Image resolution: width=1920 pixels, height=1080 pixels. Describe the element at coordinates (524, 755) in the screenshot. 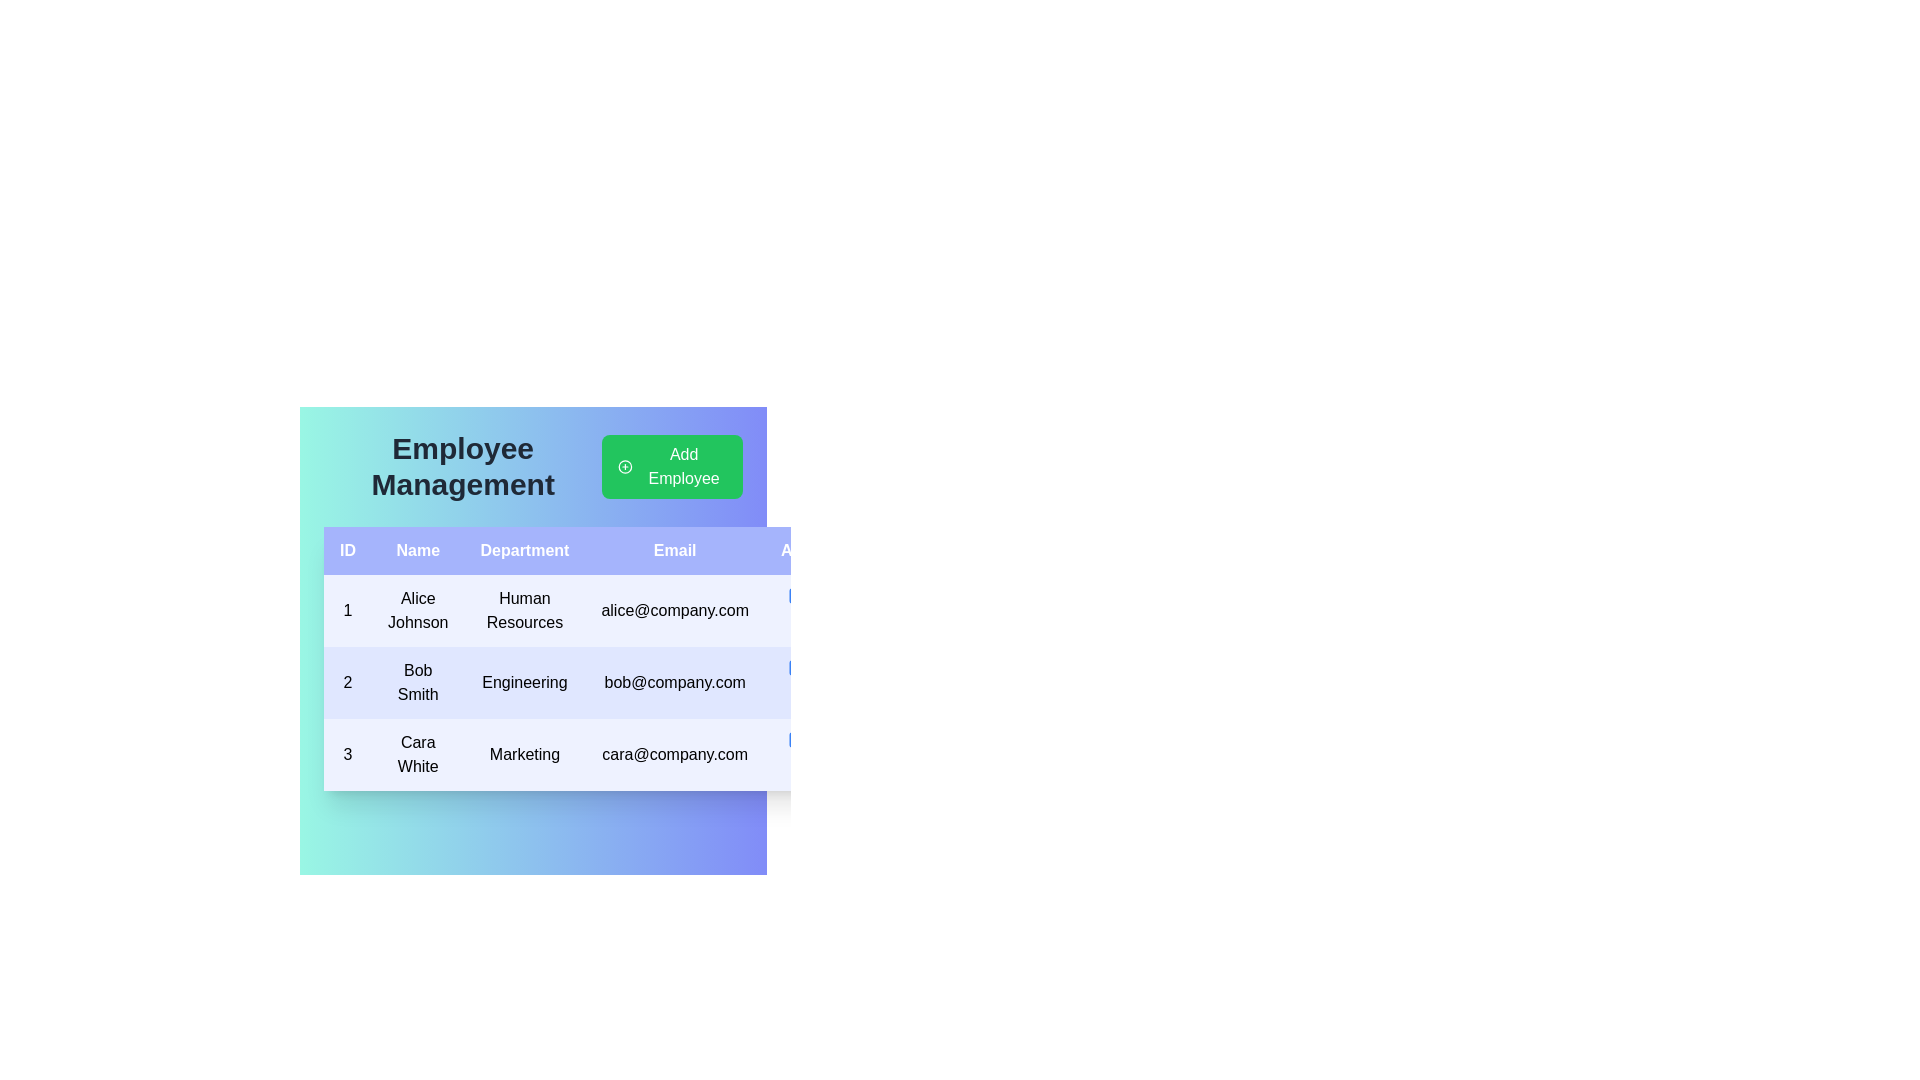

I see `the Static Text Label displaying 'Marketing', located in the third column of the last row under the 'Department' header in the employee table` at that location.